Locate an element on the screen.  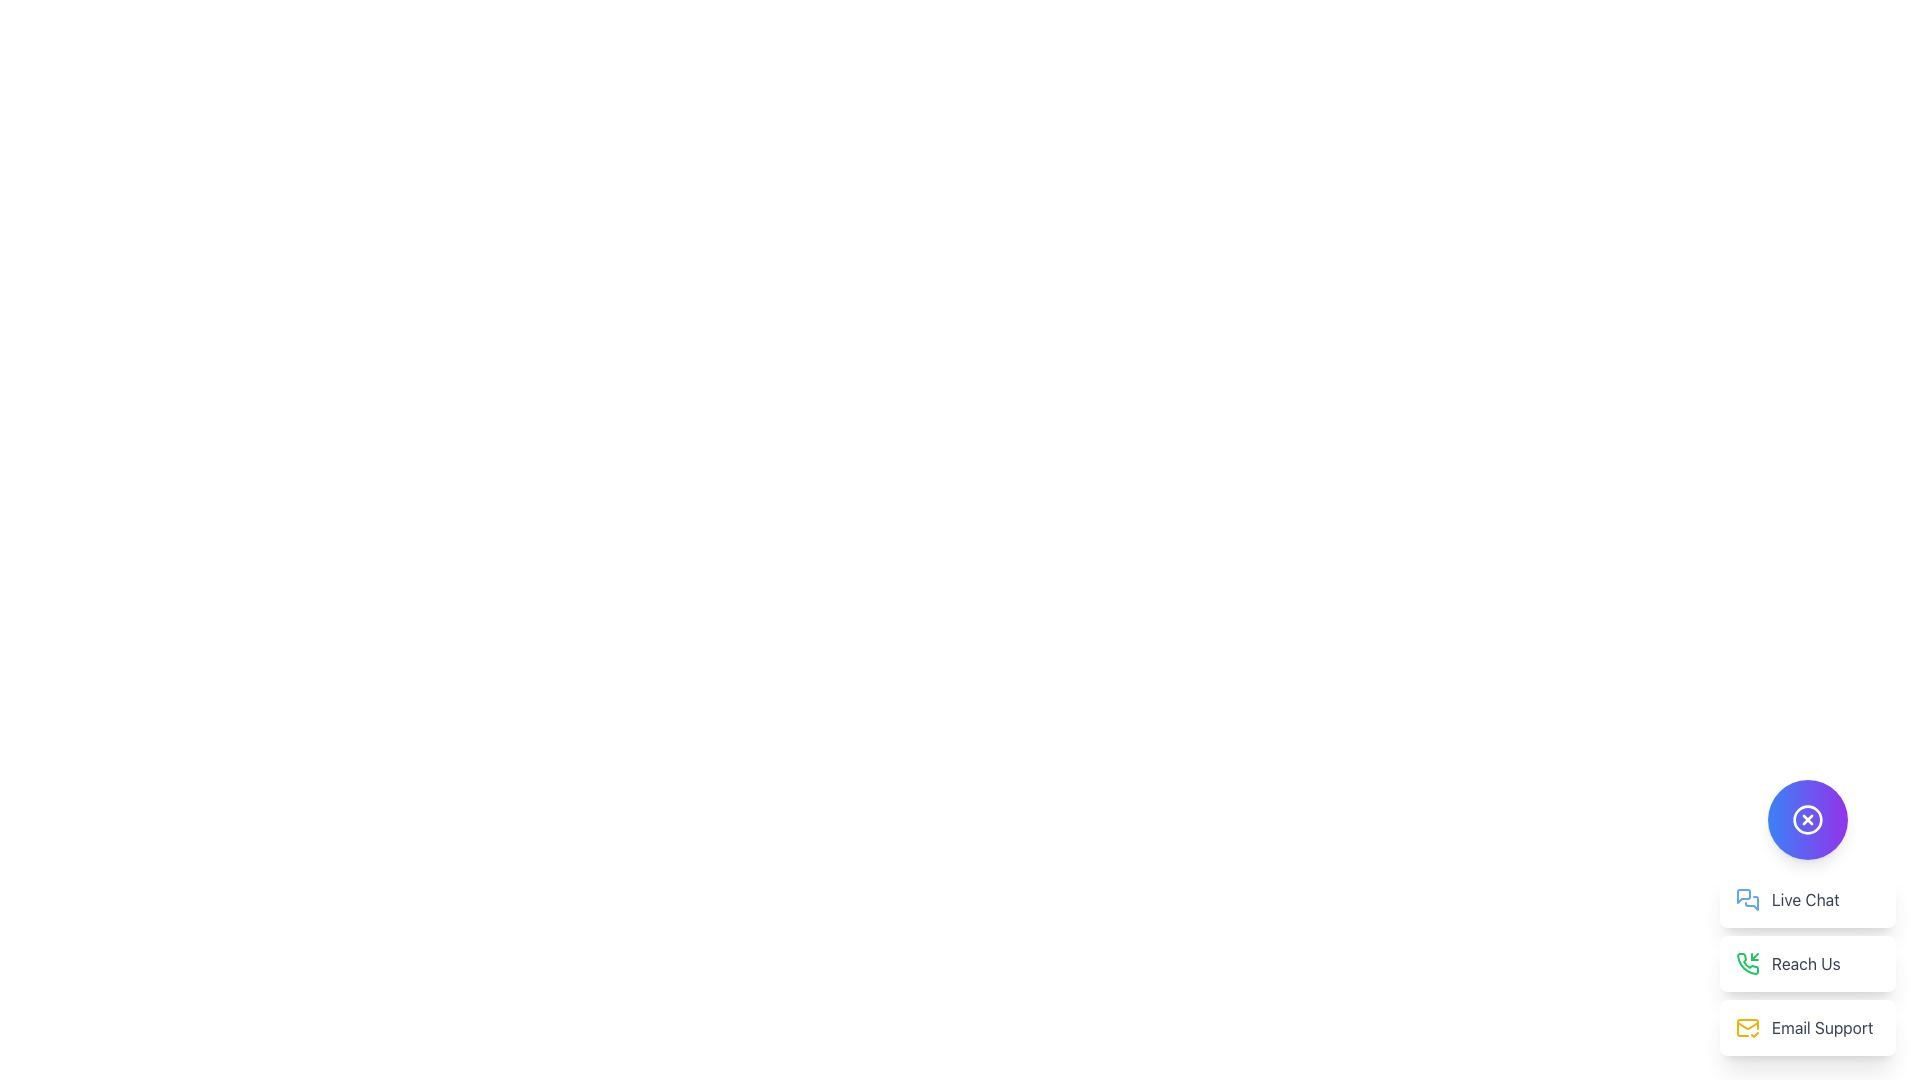
the green phone receiver icon with an arrow, which indicates an incoming call, located at the lower right corner of the interface is located at coordinates (1746, 963).